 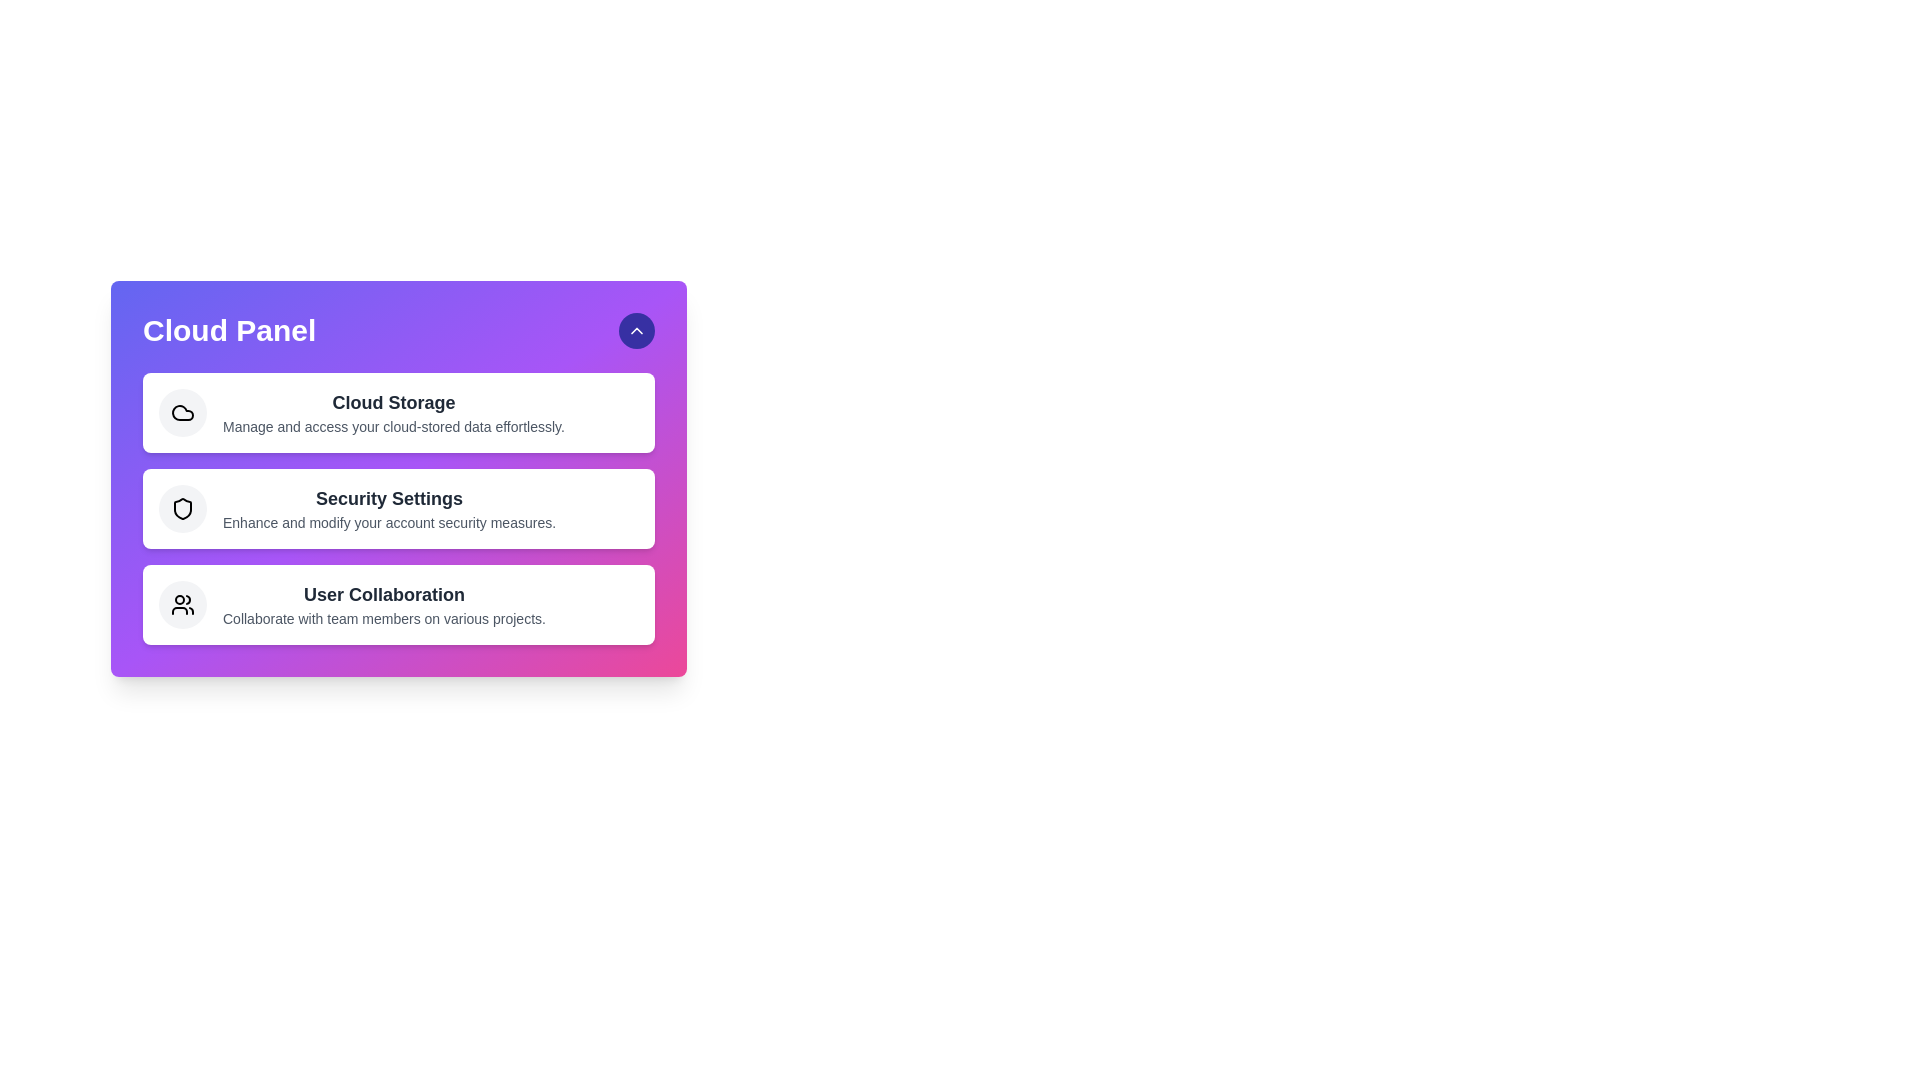 I want to click on the 'Cloud Storage' option to access its details, so click(x=398, y=411).